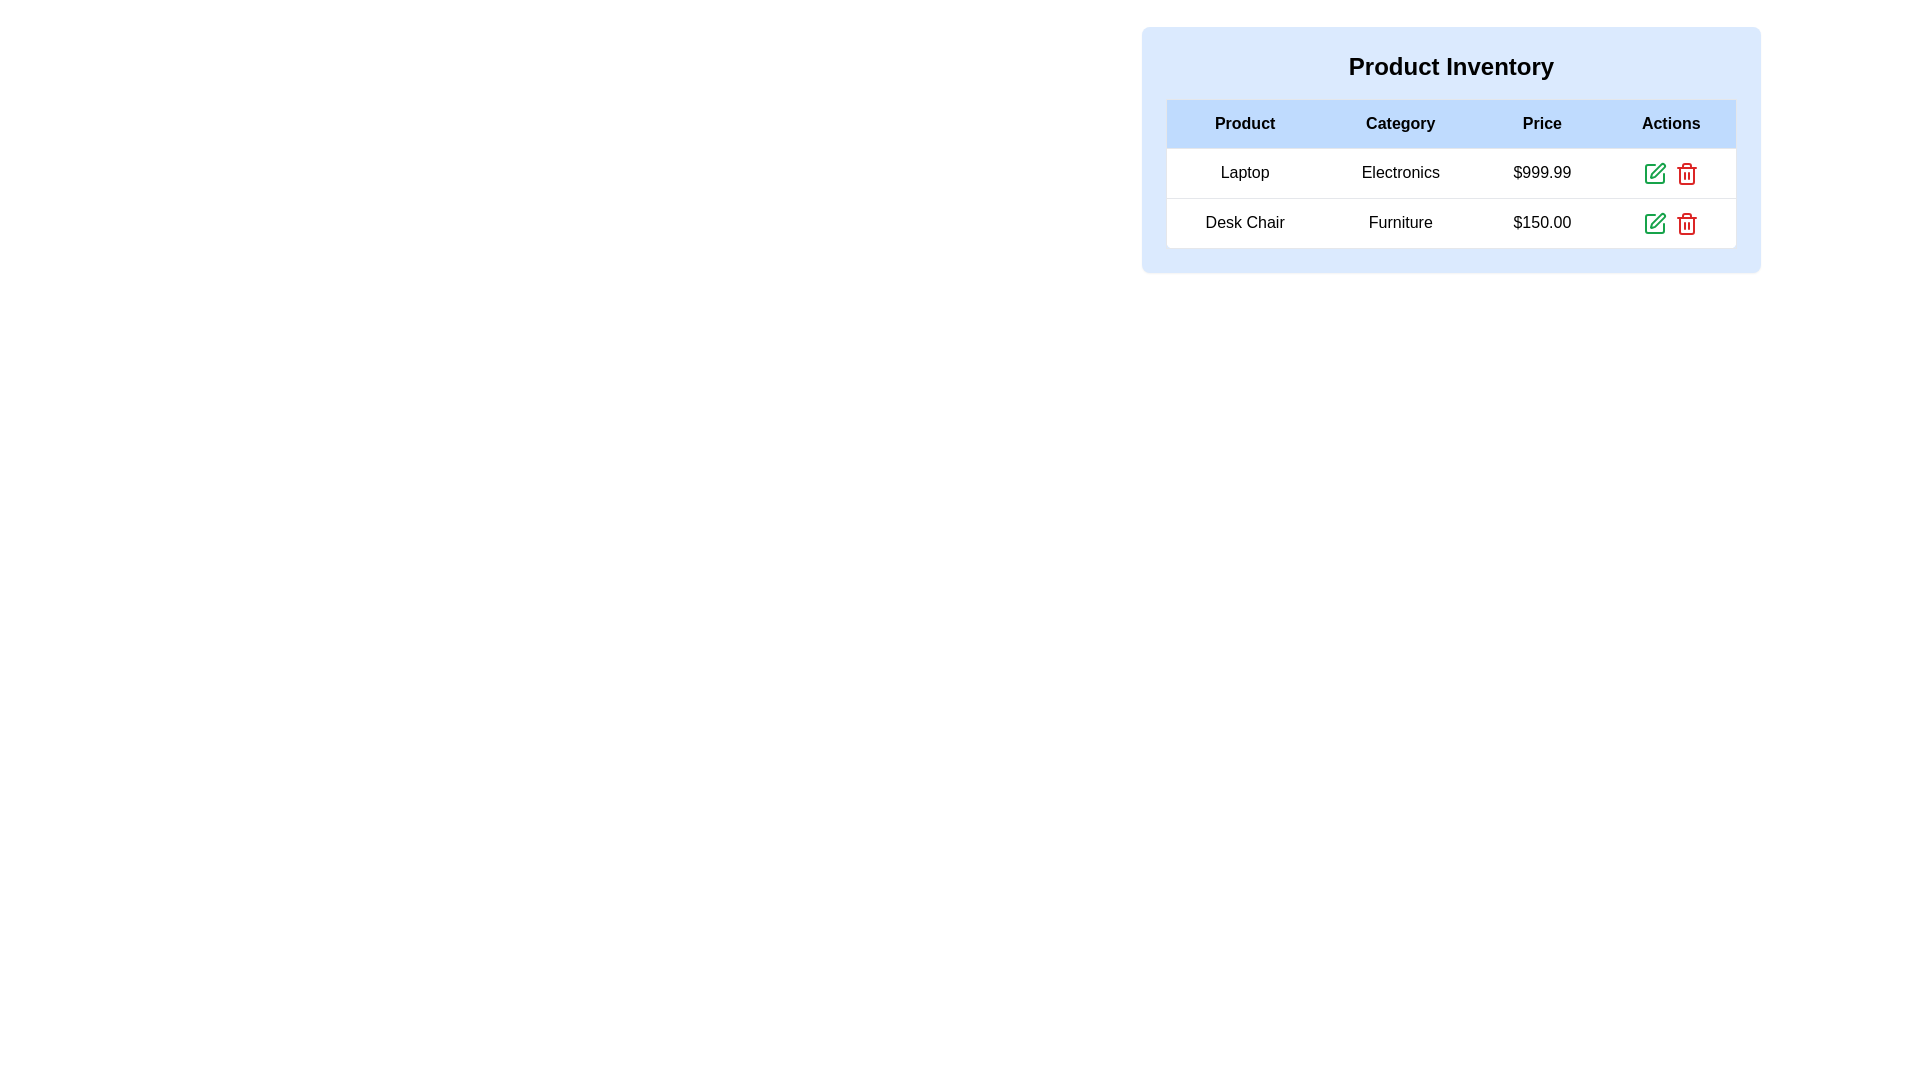 The height and width of the screenshot is (1080, 1920). Describe the element at coordinates (1399, 123) in the screenshot. I see `the 'Category' column header in the 'Product Inventory' table` at that location.